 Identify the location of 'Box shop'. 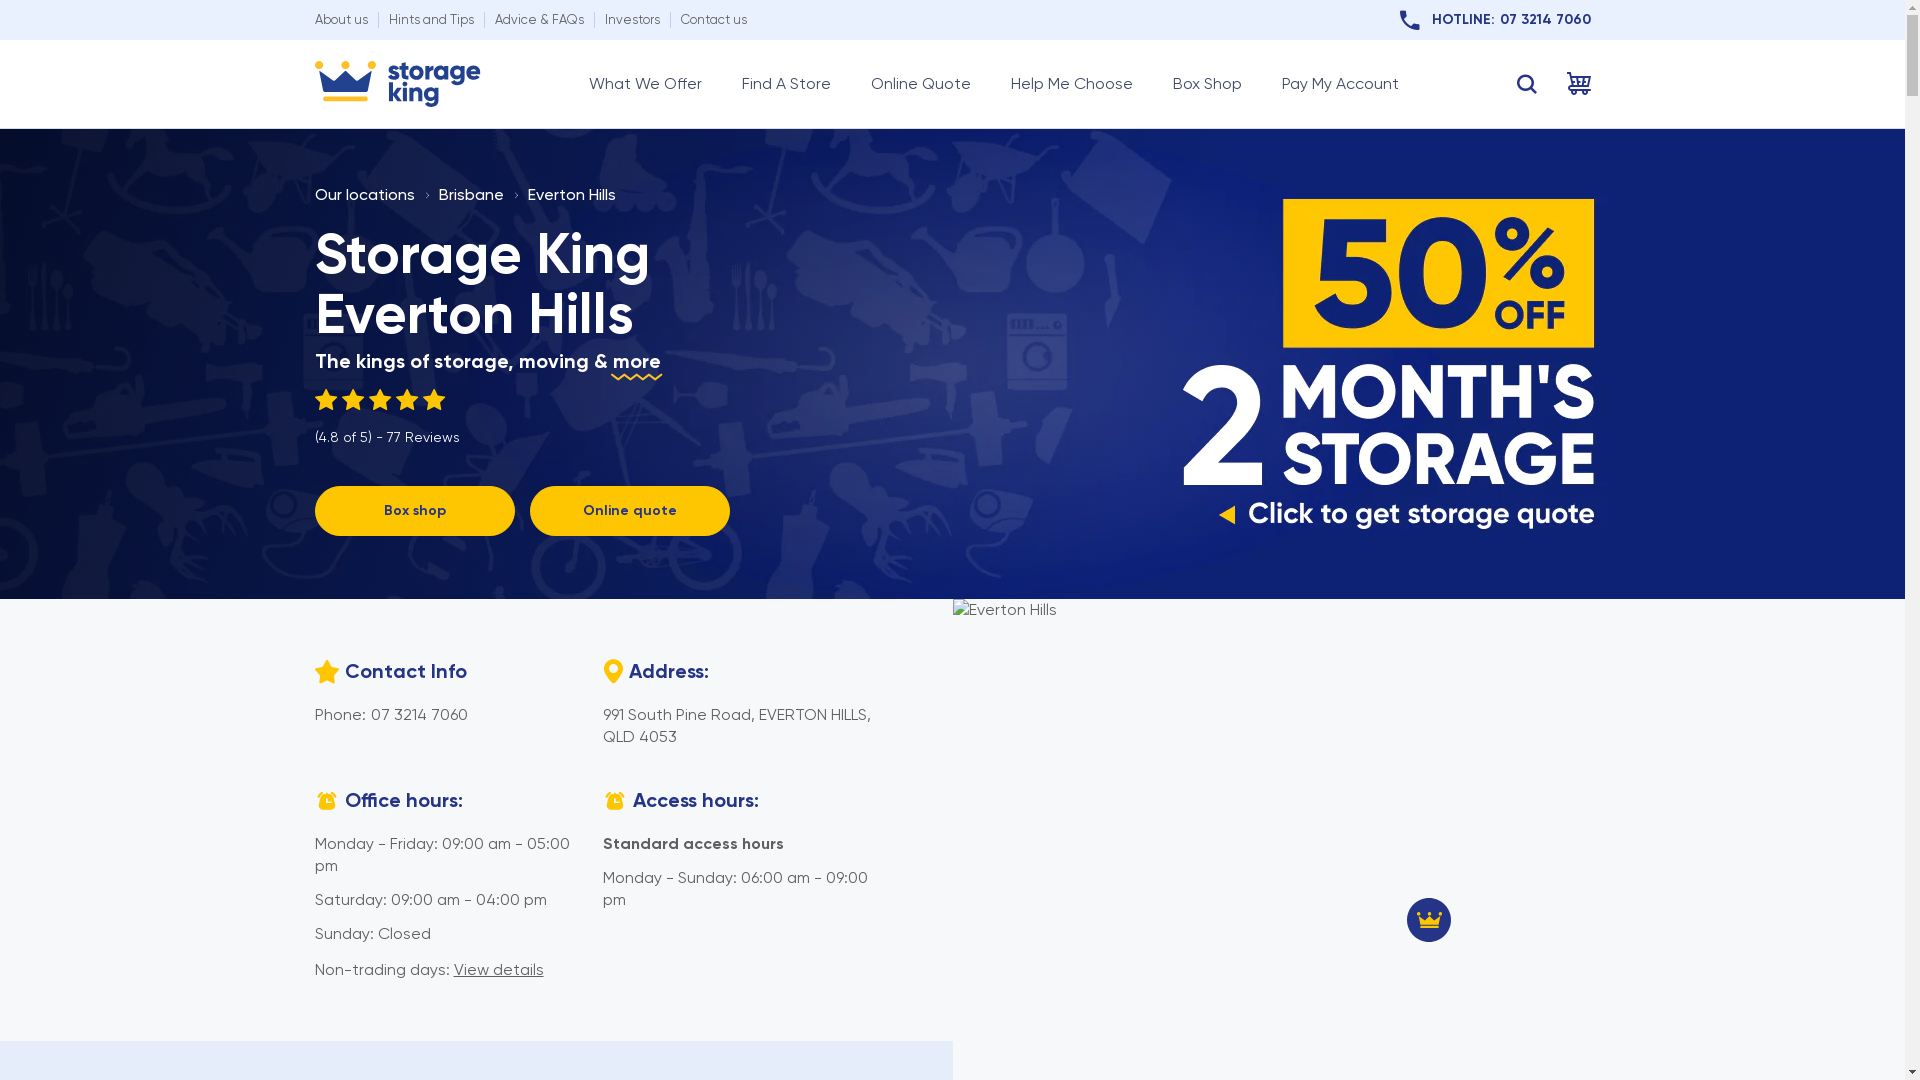
(412, 509).